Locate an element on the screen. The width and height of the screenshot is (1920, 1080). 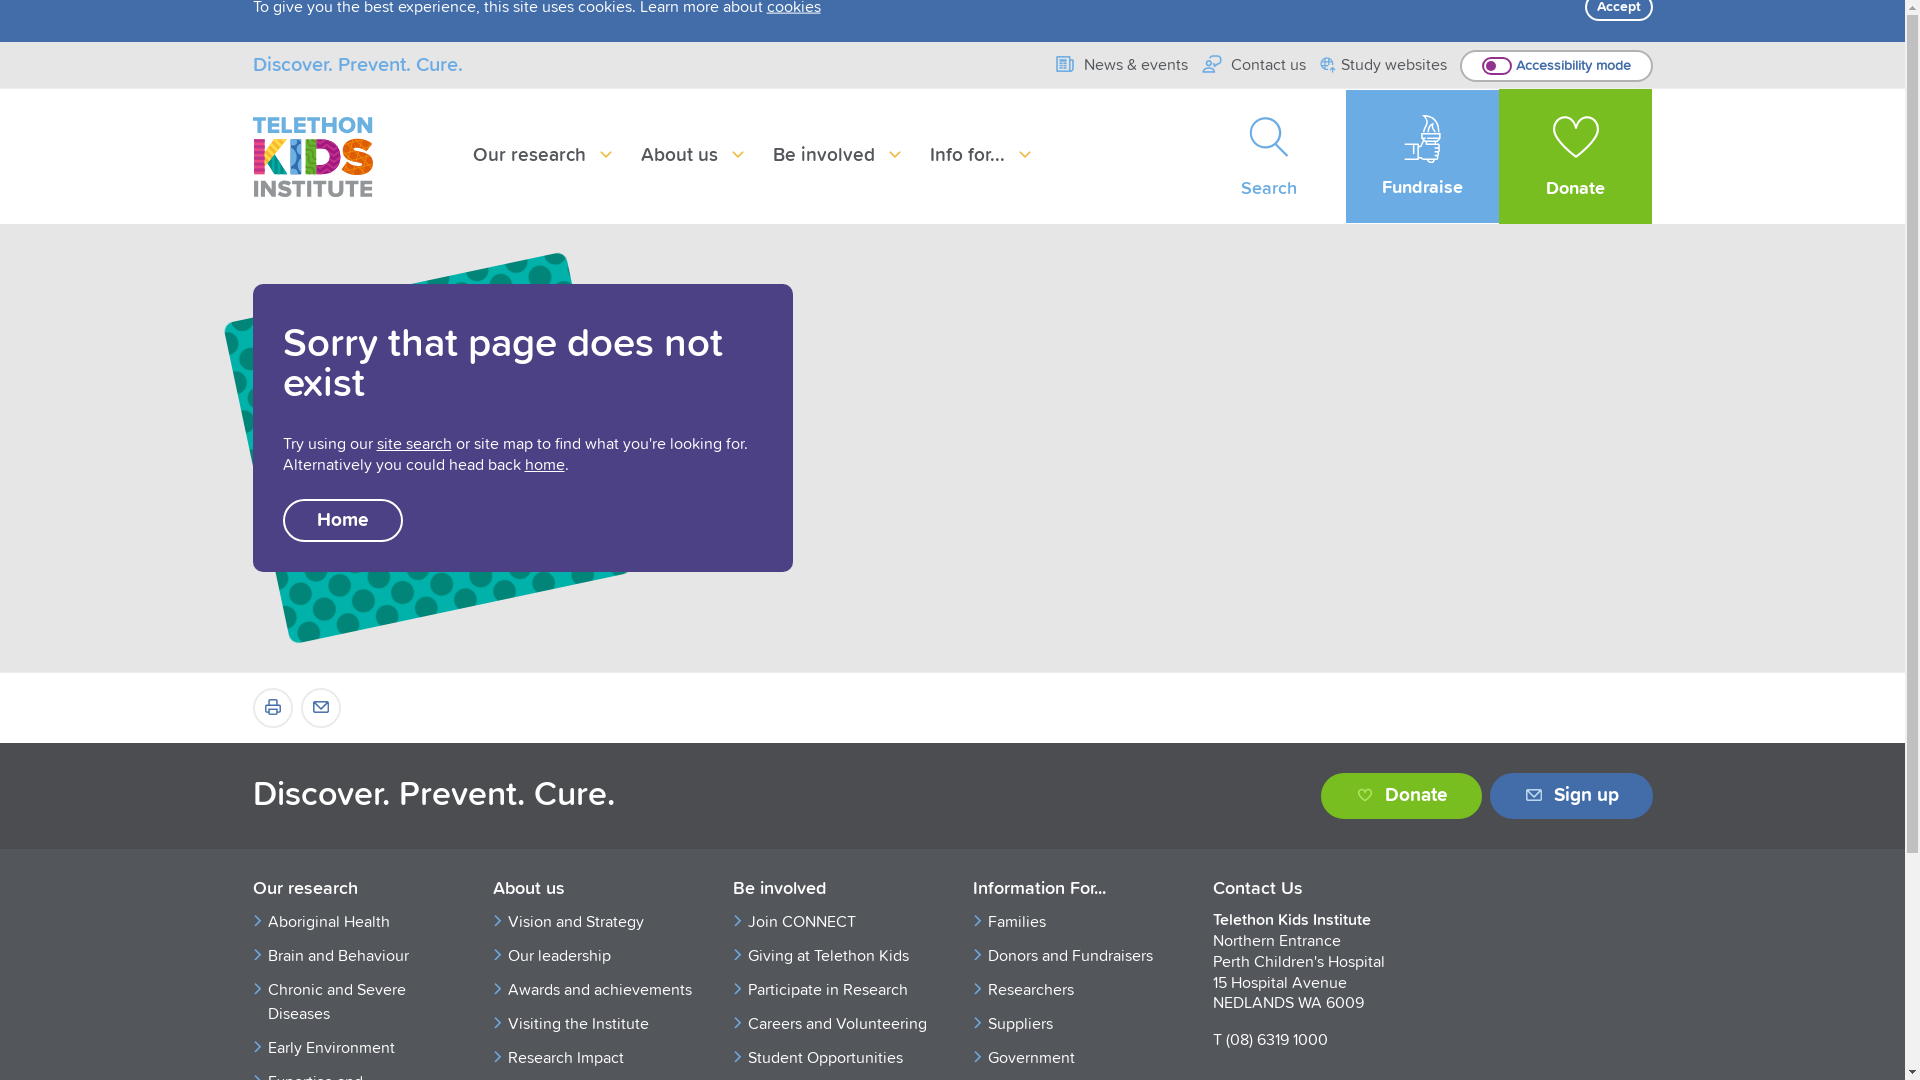
'Careers and Volunteering' is located at coordinates (840, 1023).